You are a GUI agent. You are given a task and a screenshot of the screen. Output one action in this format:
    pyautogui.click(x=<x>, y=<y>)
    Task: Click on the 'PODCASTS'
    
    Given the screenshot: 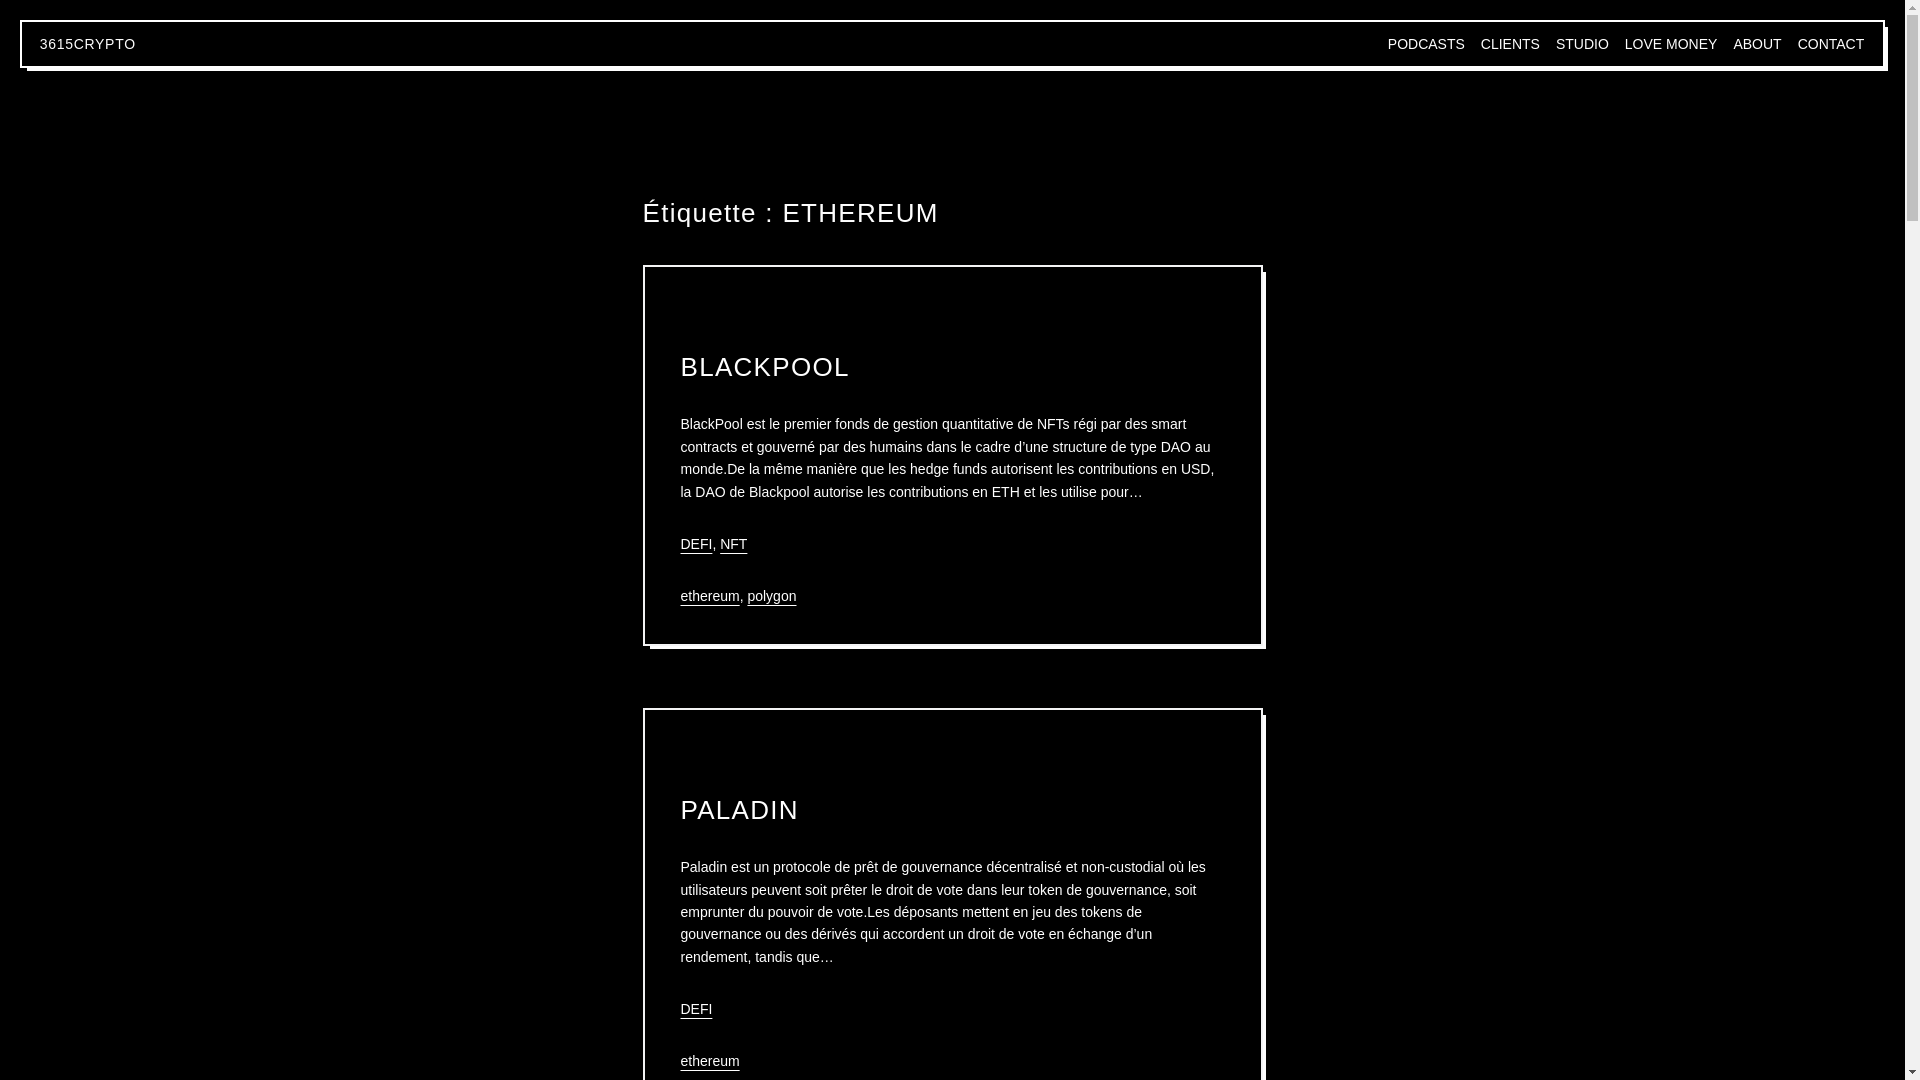 What is the action you would take?
    pyautogui.click(x=1425, y=43)
    